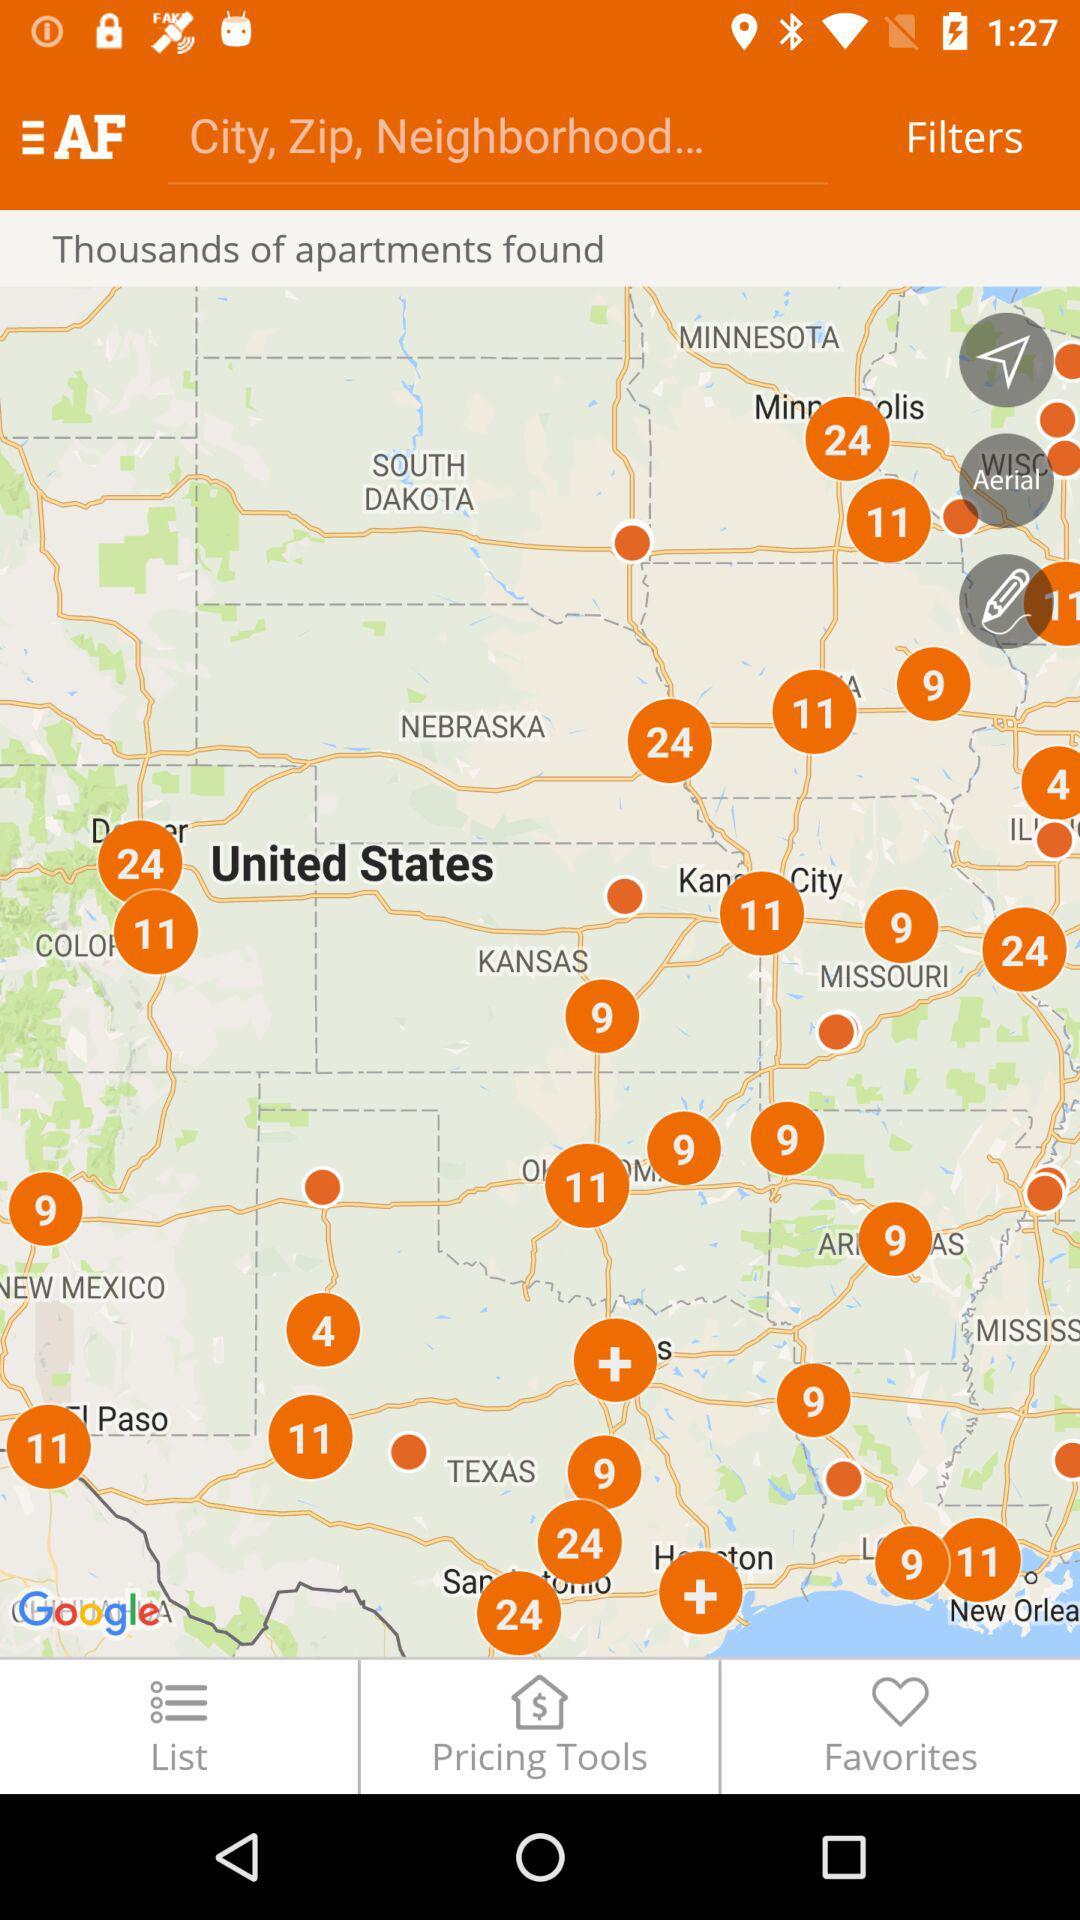 The image size is (1080, 1920). What do you see at coordinates (1006, 600) in the screenshot?
I see `the edit icon` at bounding box center [1006, 600].